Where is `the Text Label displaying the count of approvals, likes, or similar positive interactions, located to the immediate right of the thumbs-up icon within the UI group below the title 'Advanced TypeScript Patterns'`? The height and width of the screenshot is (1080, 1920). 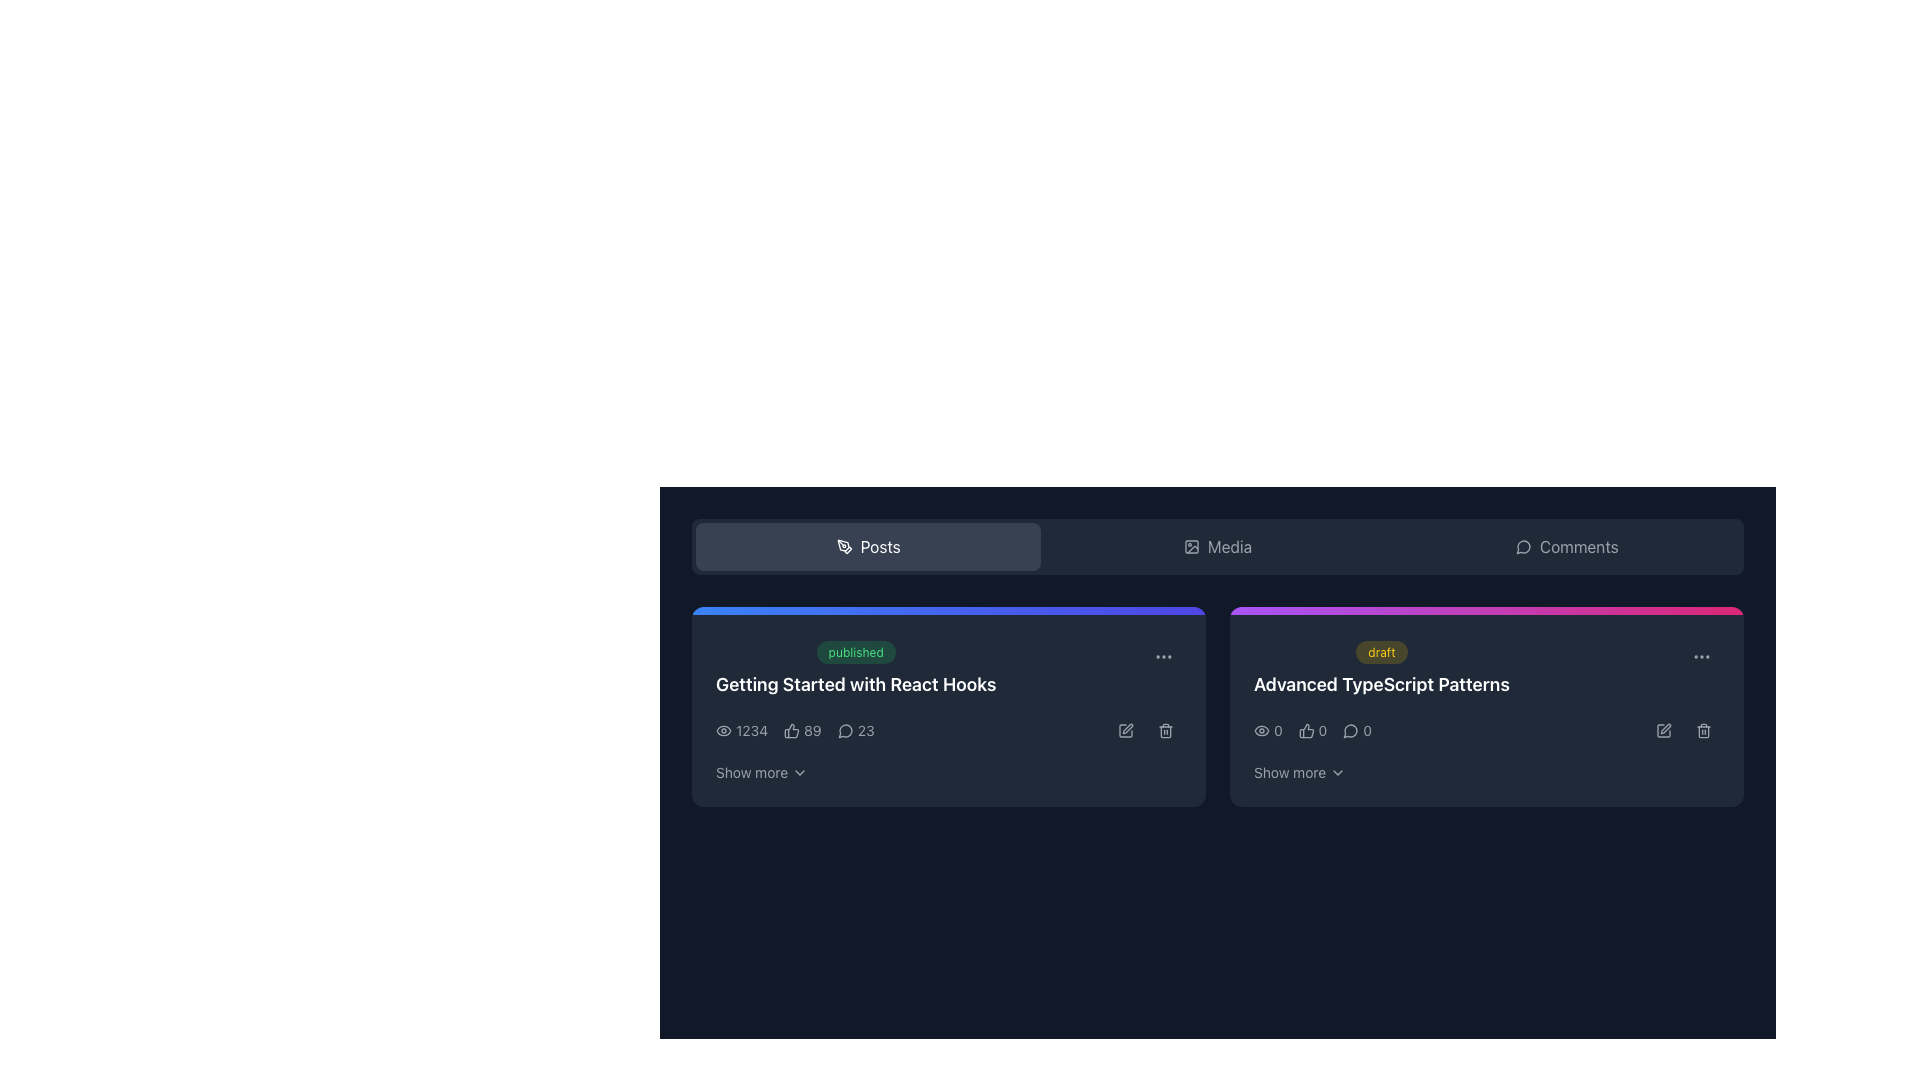 the Text Label displaying the count of approvals, likes, or similar positive interactions, located to the immediate right of the thumbs-up icon within the UI group below the title 'Advanced TypeScript Patterns' is located at coordinates (1323, 731).